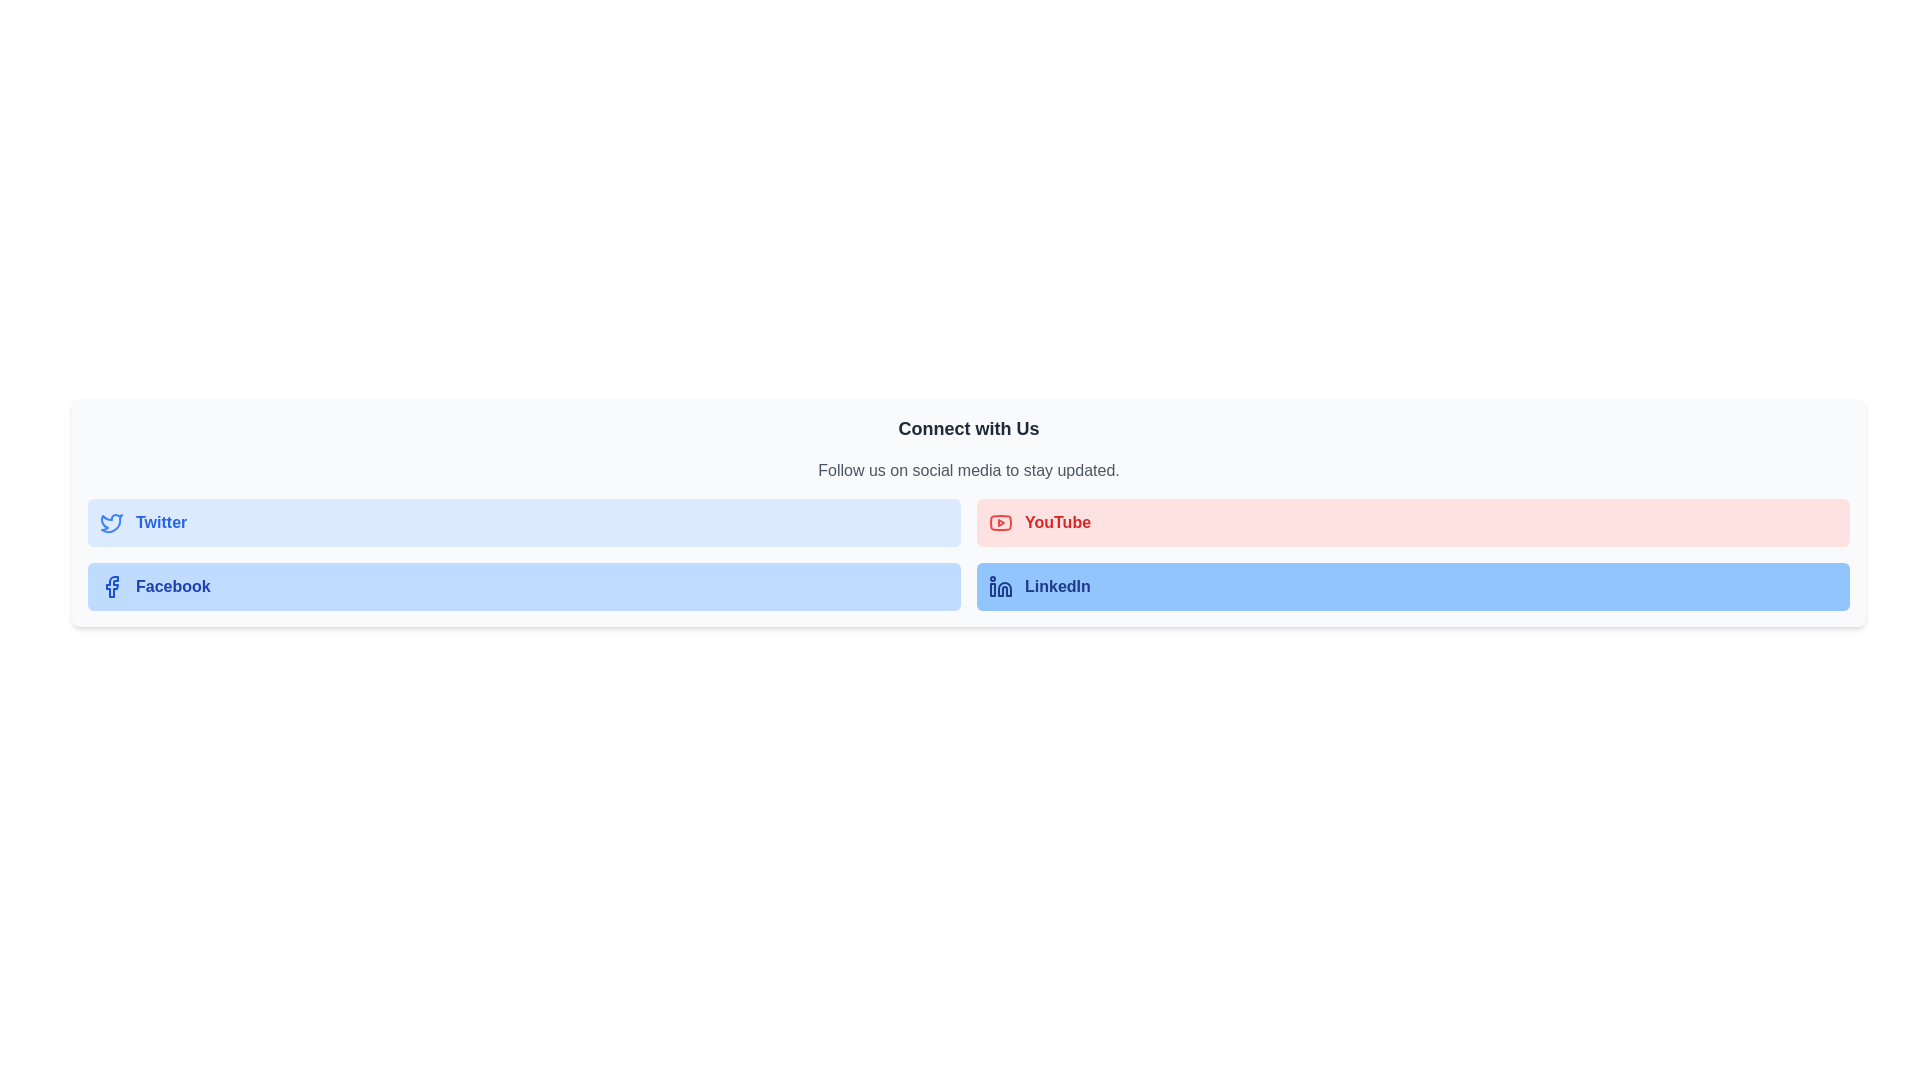 This screenshot has width=1920, height=1080. Describe the element at coordinates (1057, 522) in the screenshot. I see `the 'YouTube' text label, which is displayed in bold red font and designed as a clickable link, located to the right of a 'YouTube' icon` at that location.